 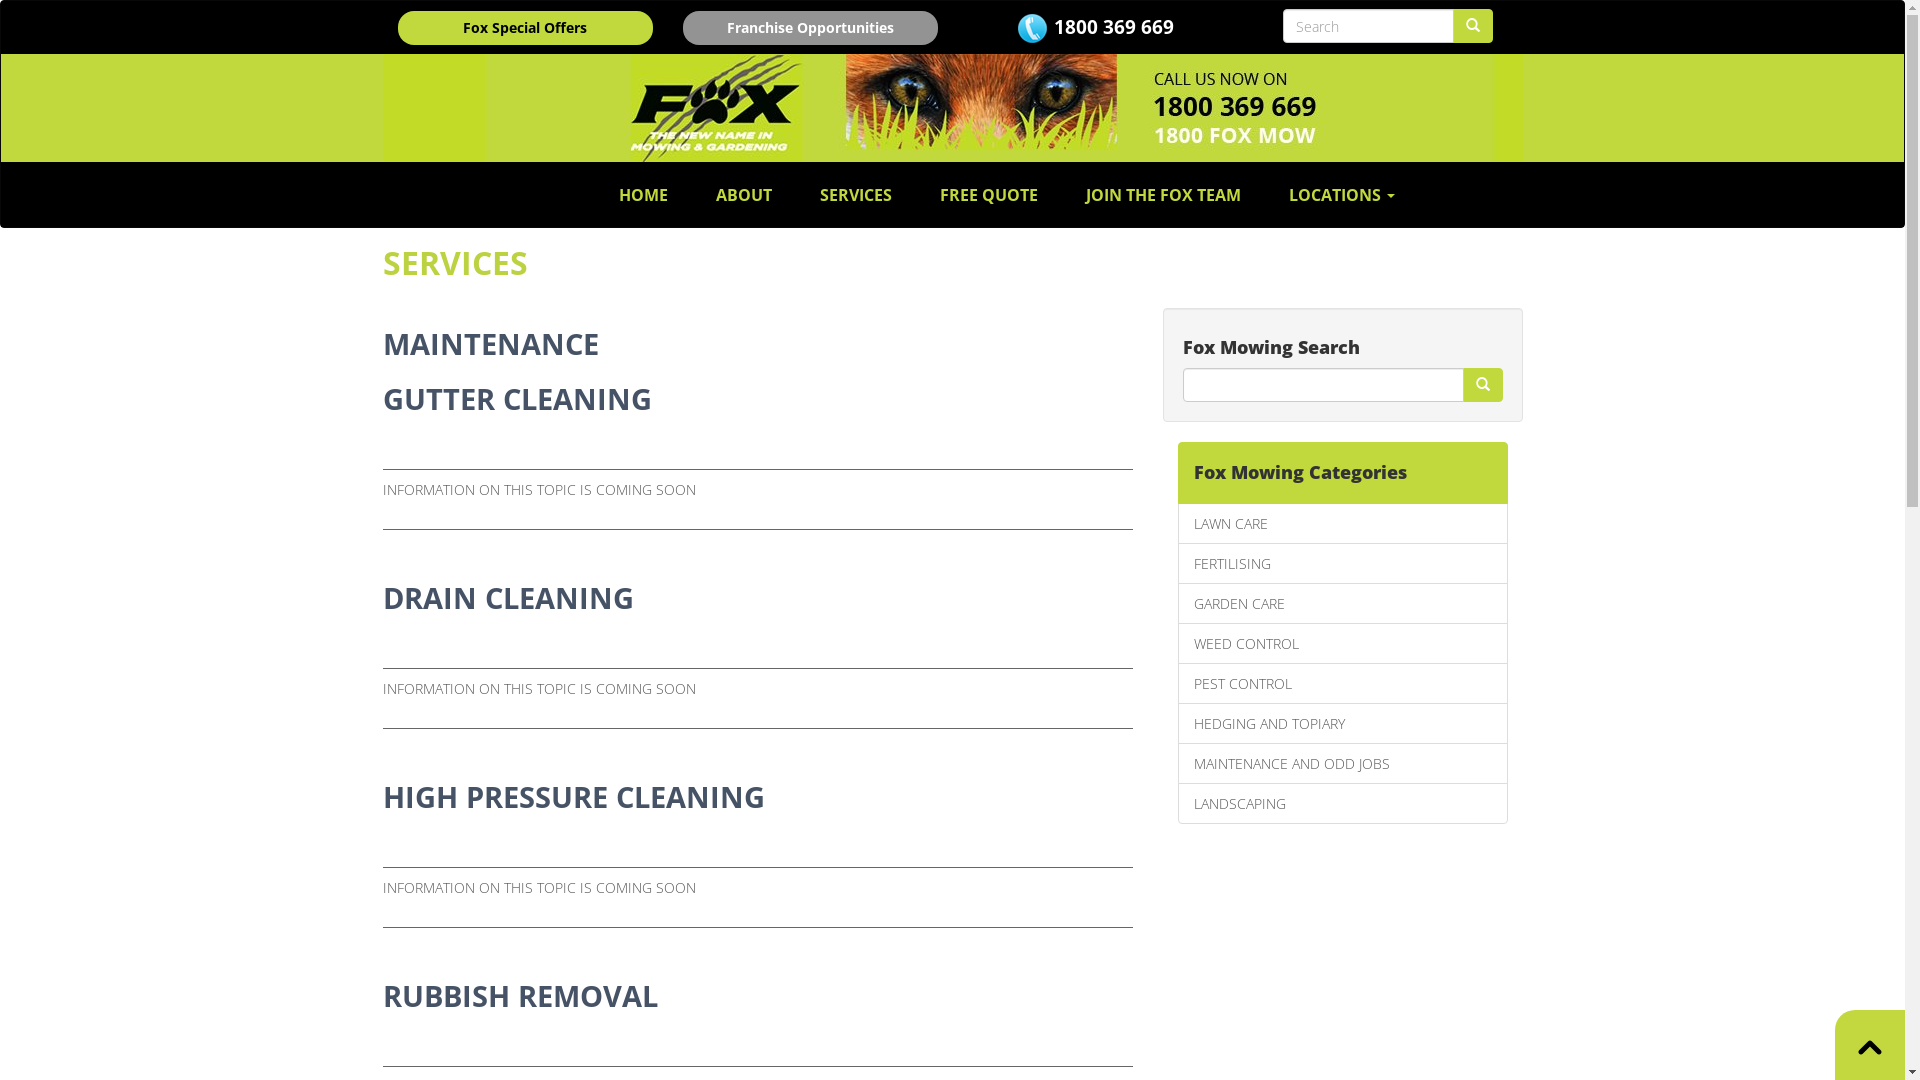 What do you see at coordinates (743, 195) in the screenshot?
I see `'ABOUT'` at bounding box center [743, 195].